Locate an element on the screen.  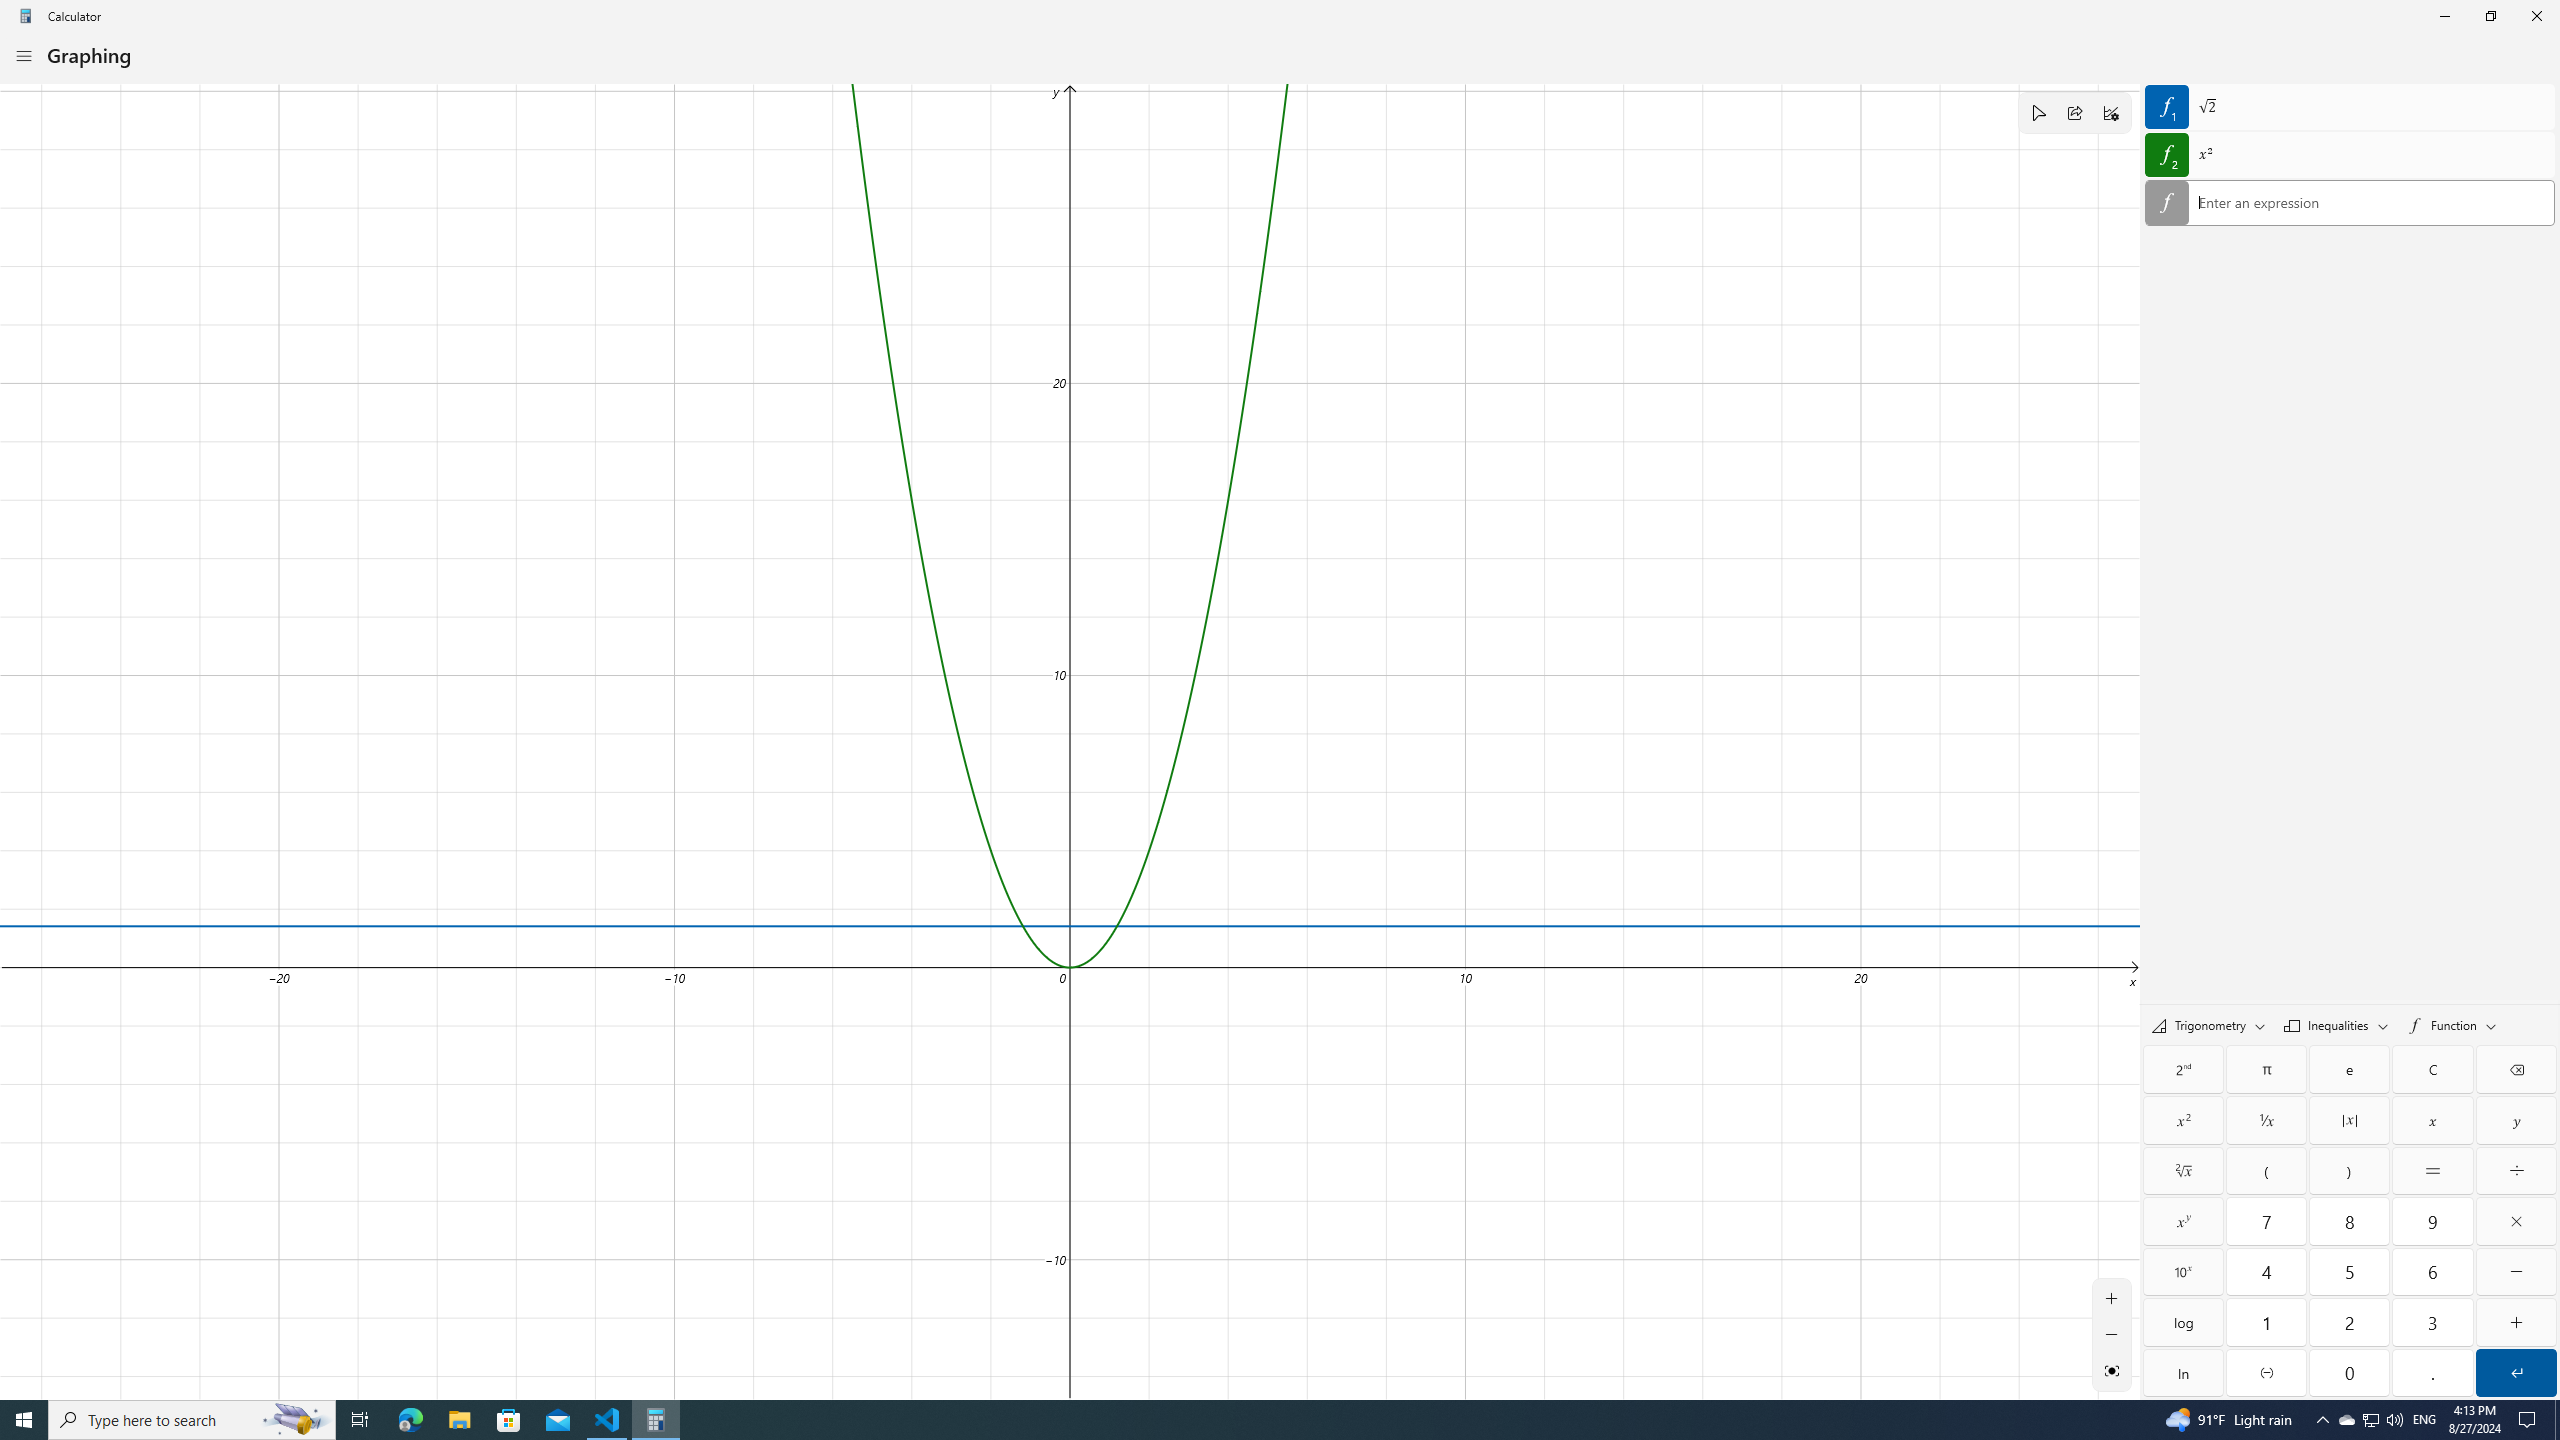
'Multiply by' is located at coordinates (2515, 1221).